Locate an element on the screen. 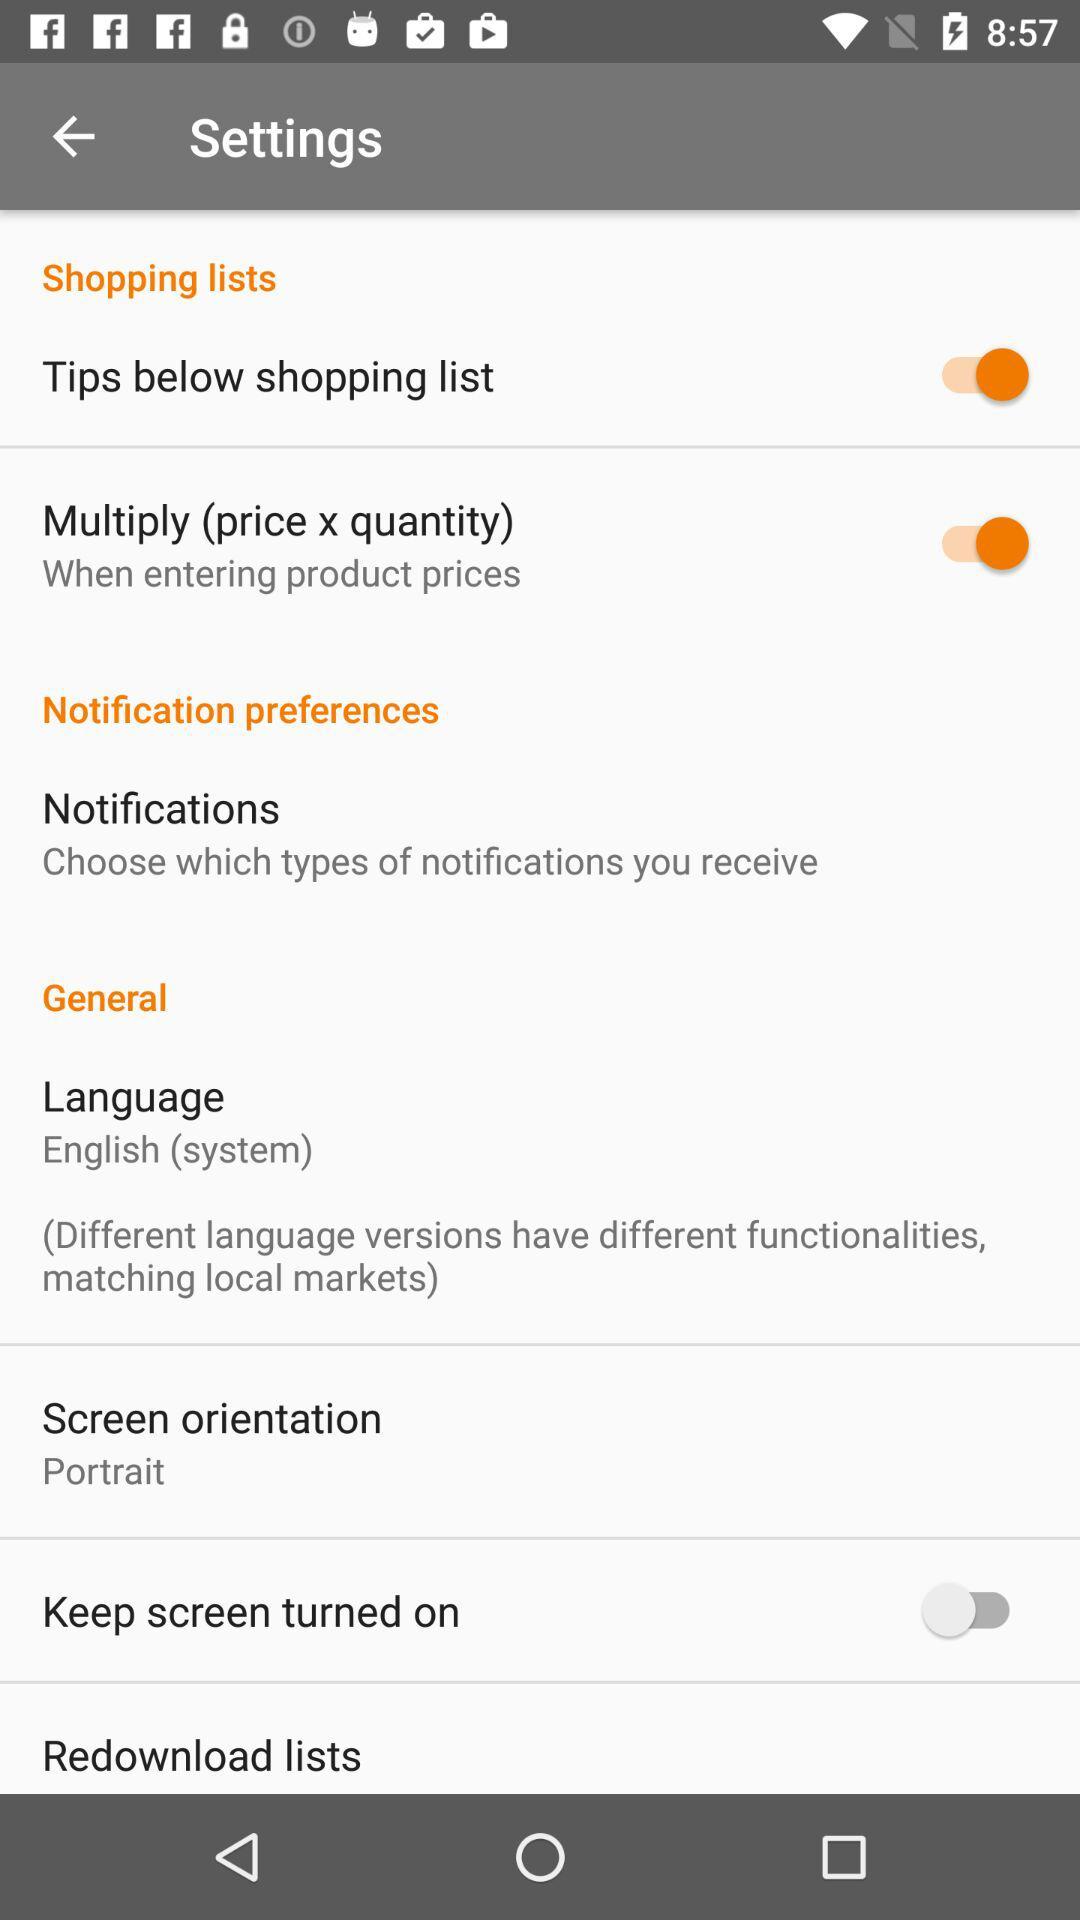 The width and height of the screenshot is (1080, 1920). redownload lists item is located at coordinates (202, 1753).